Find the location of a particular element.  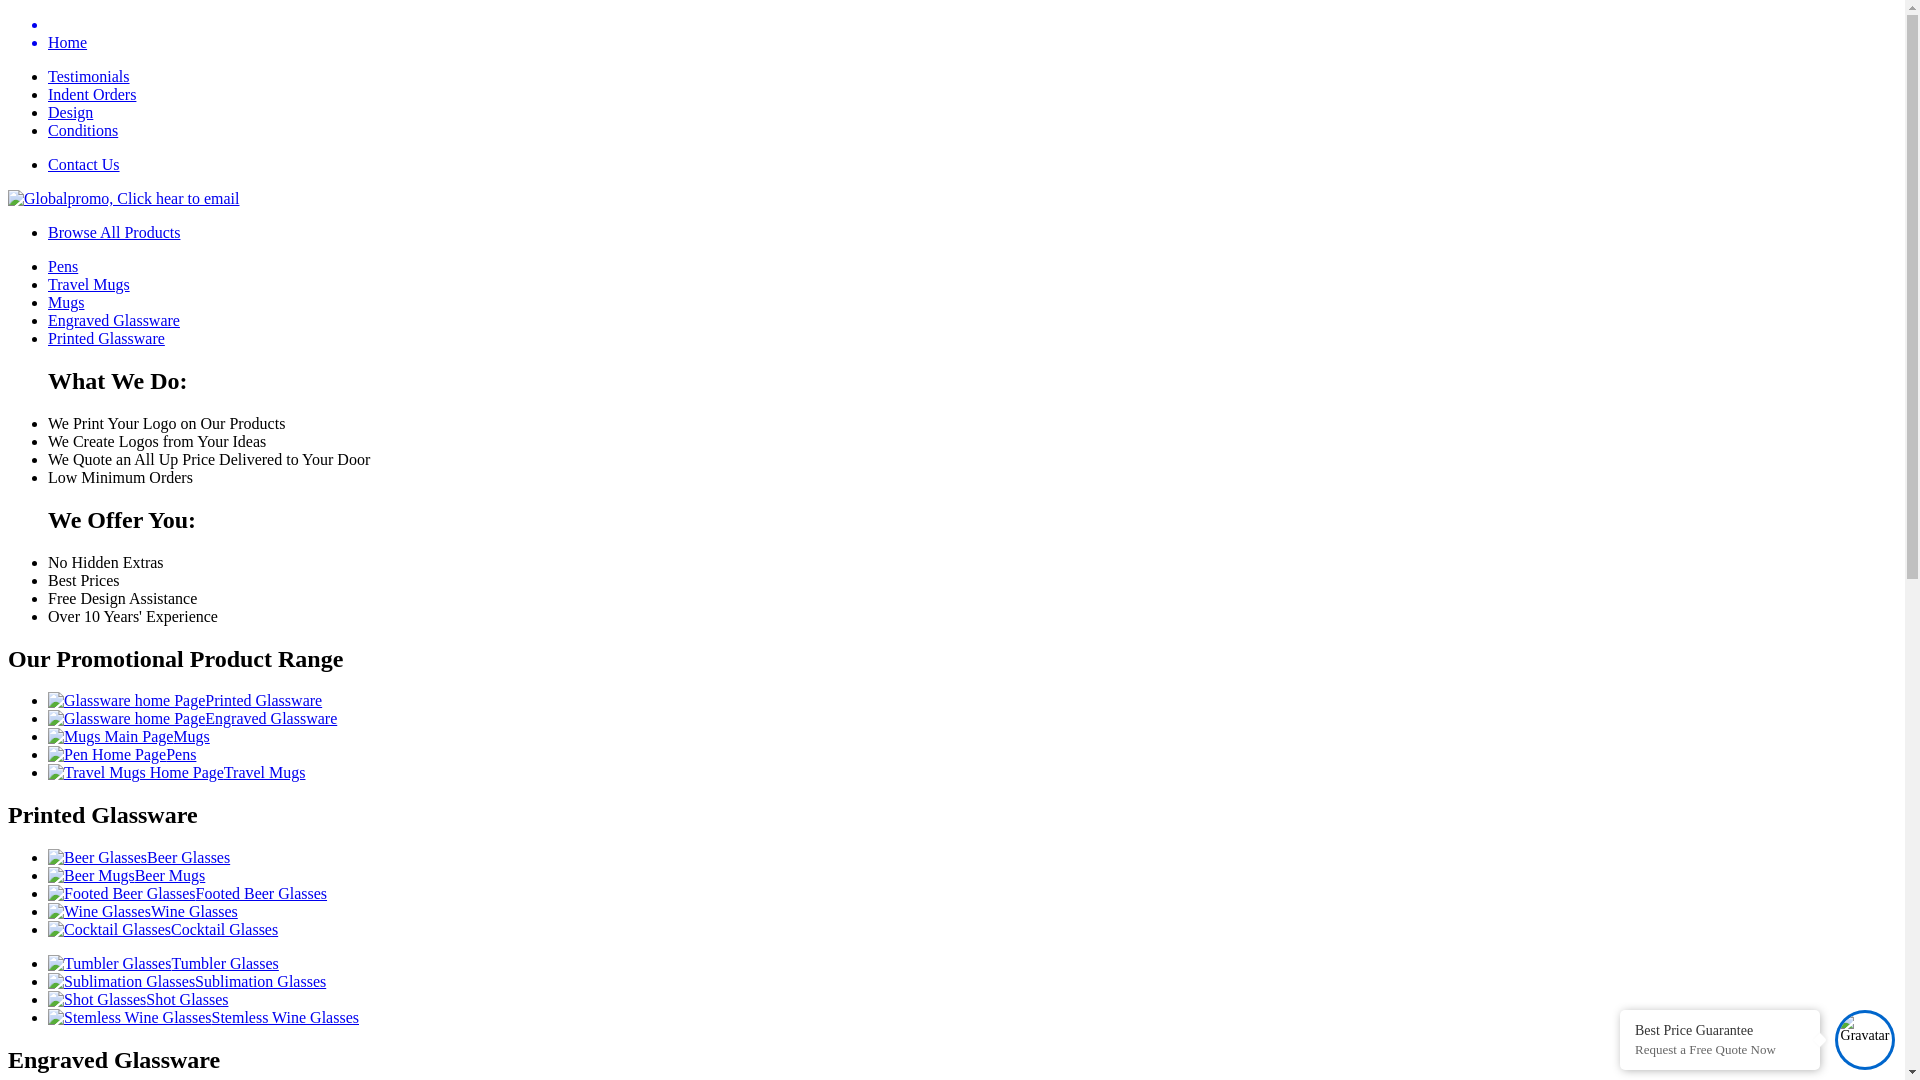

'Printed Glassware' is located at coordinates (185, 699).